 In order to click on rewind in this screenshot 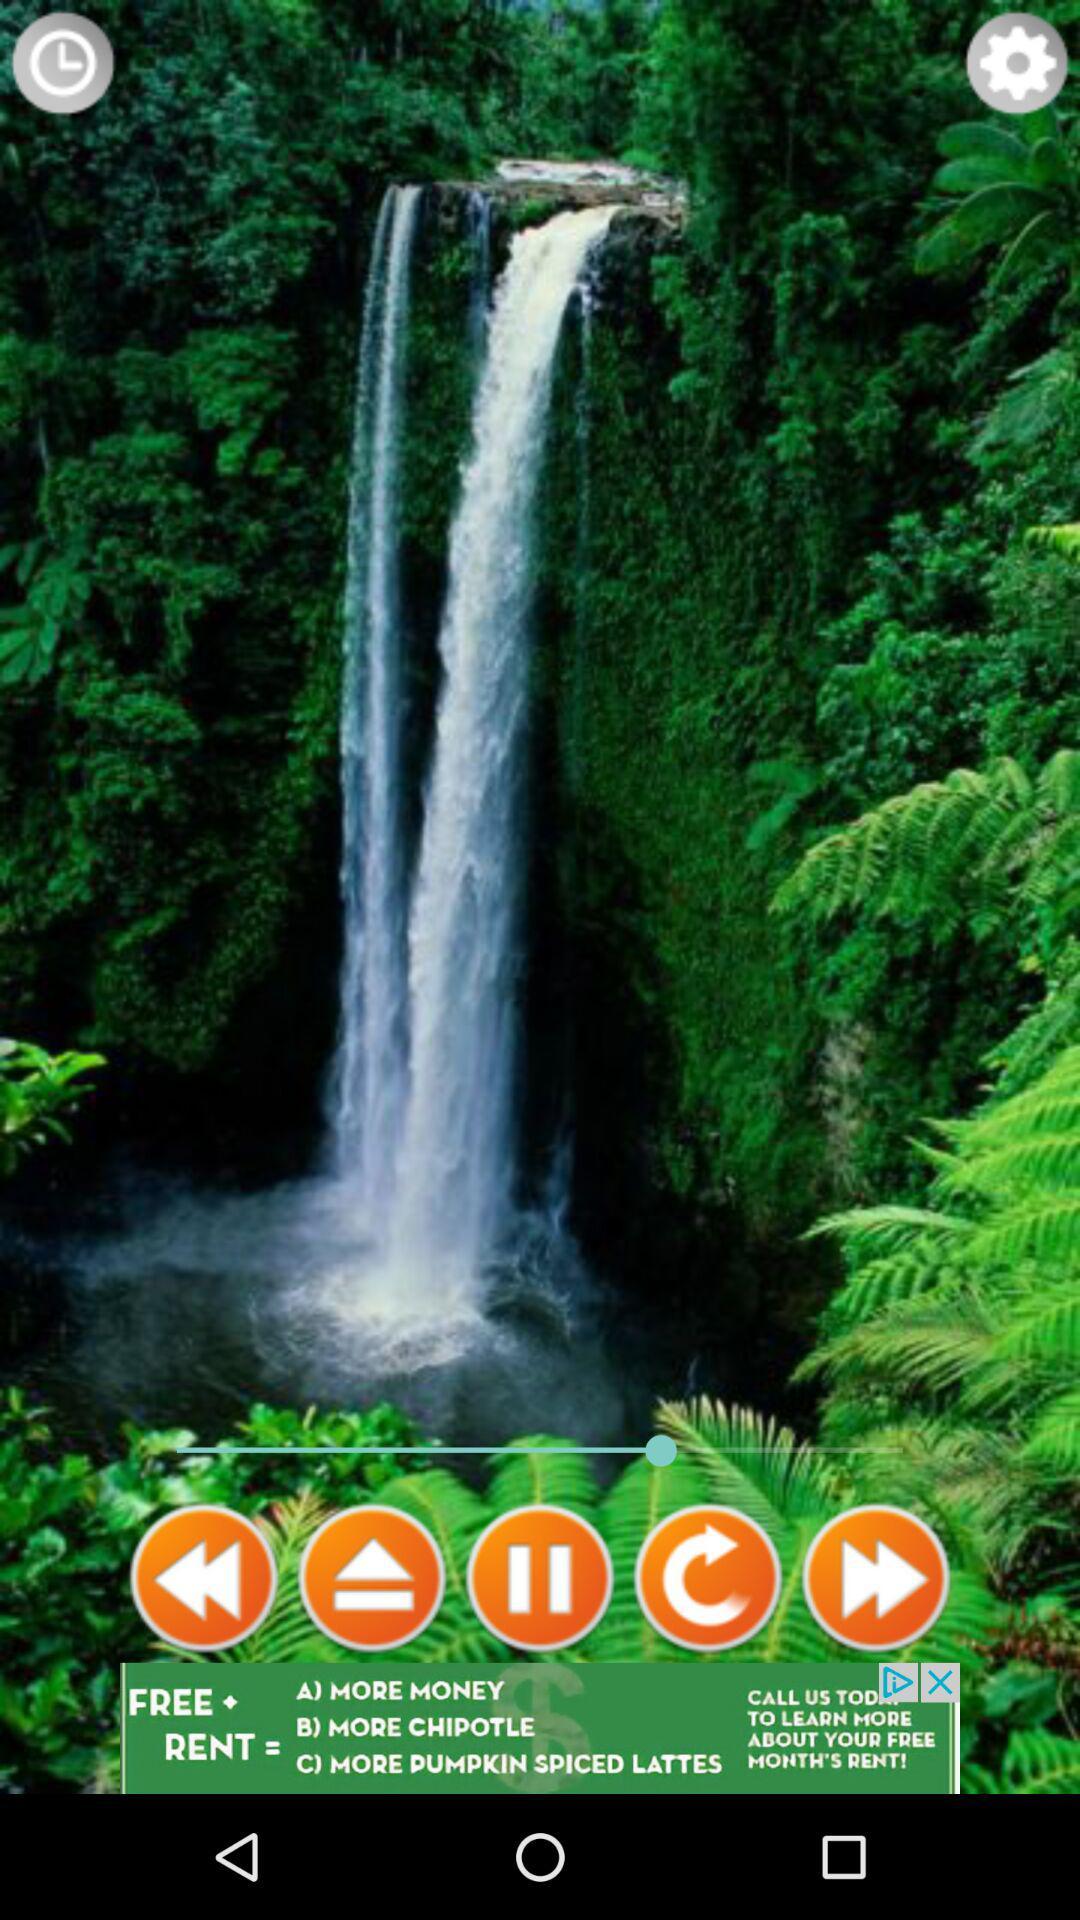, I will do `click(204, 1577)`.